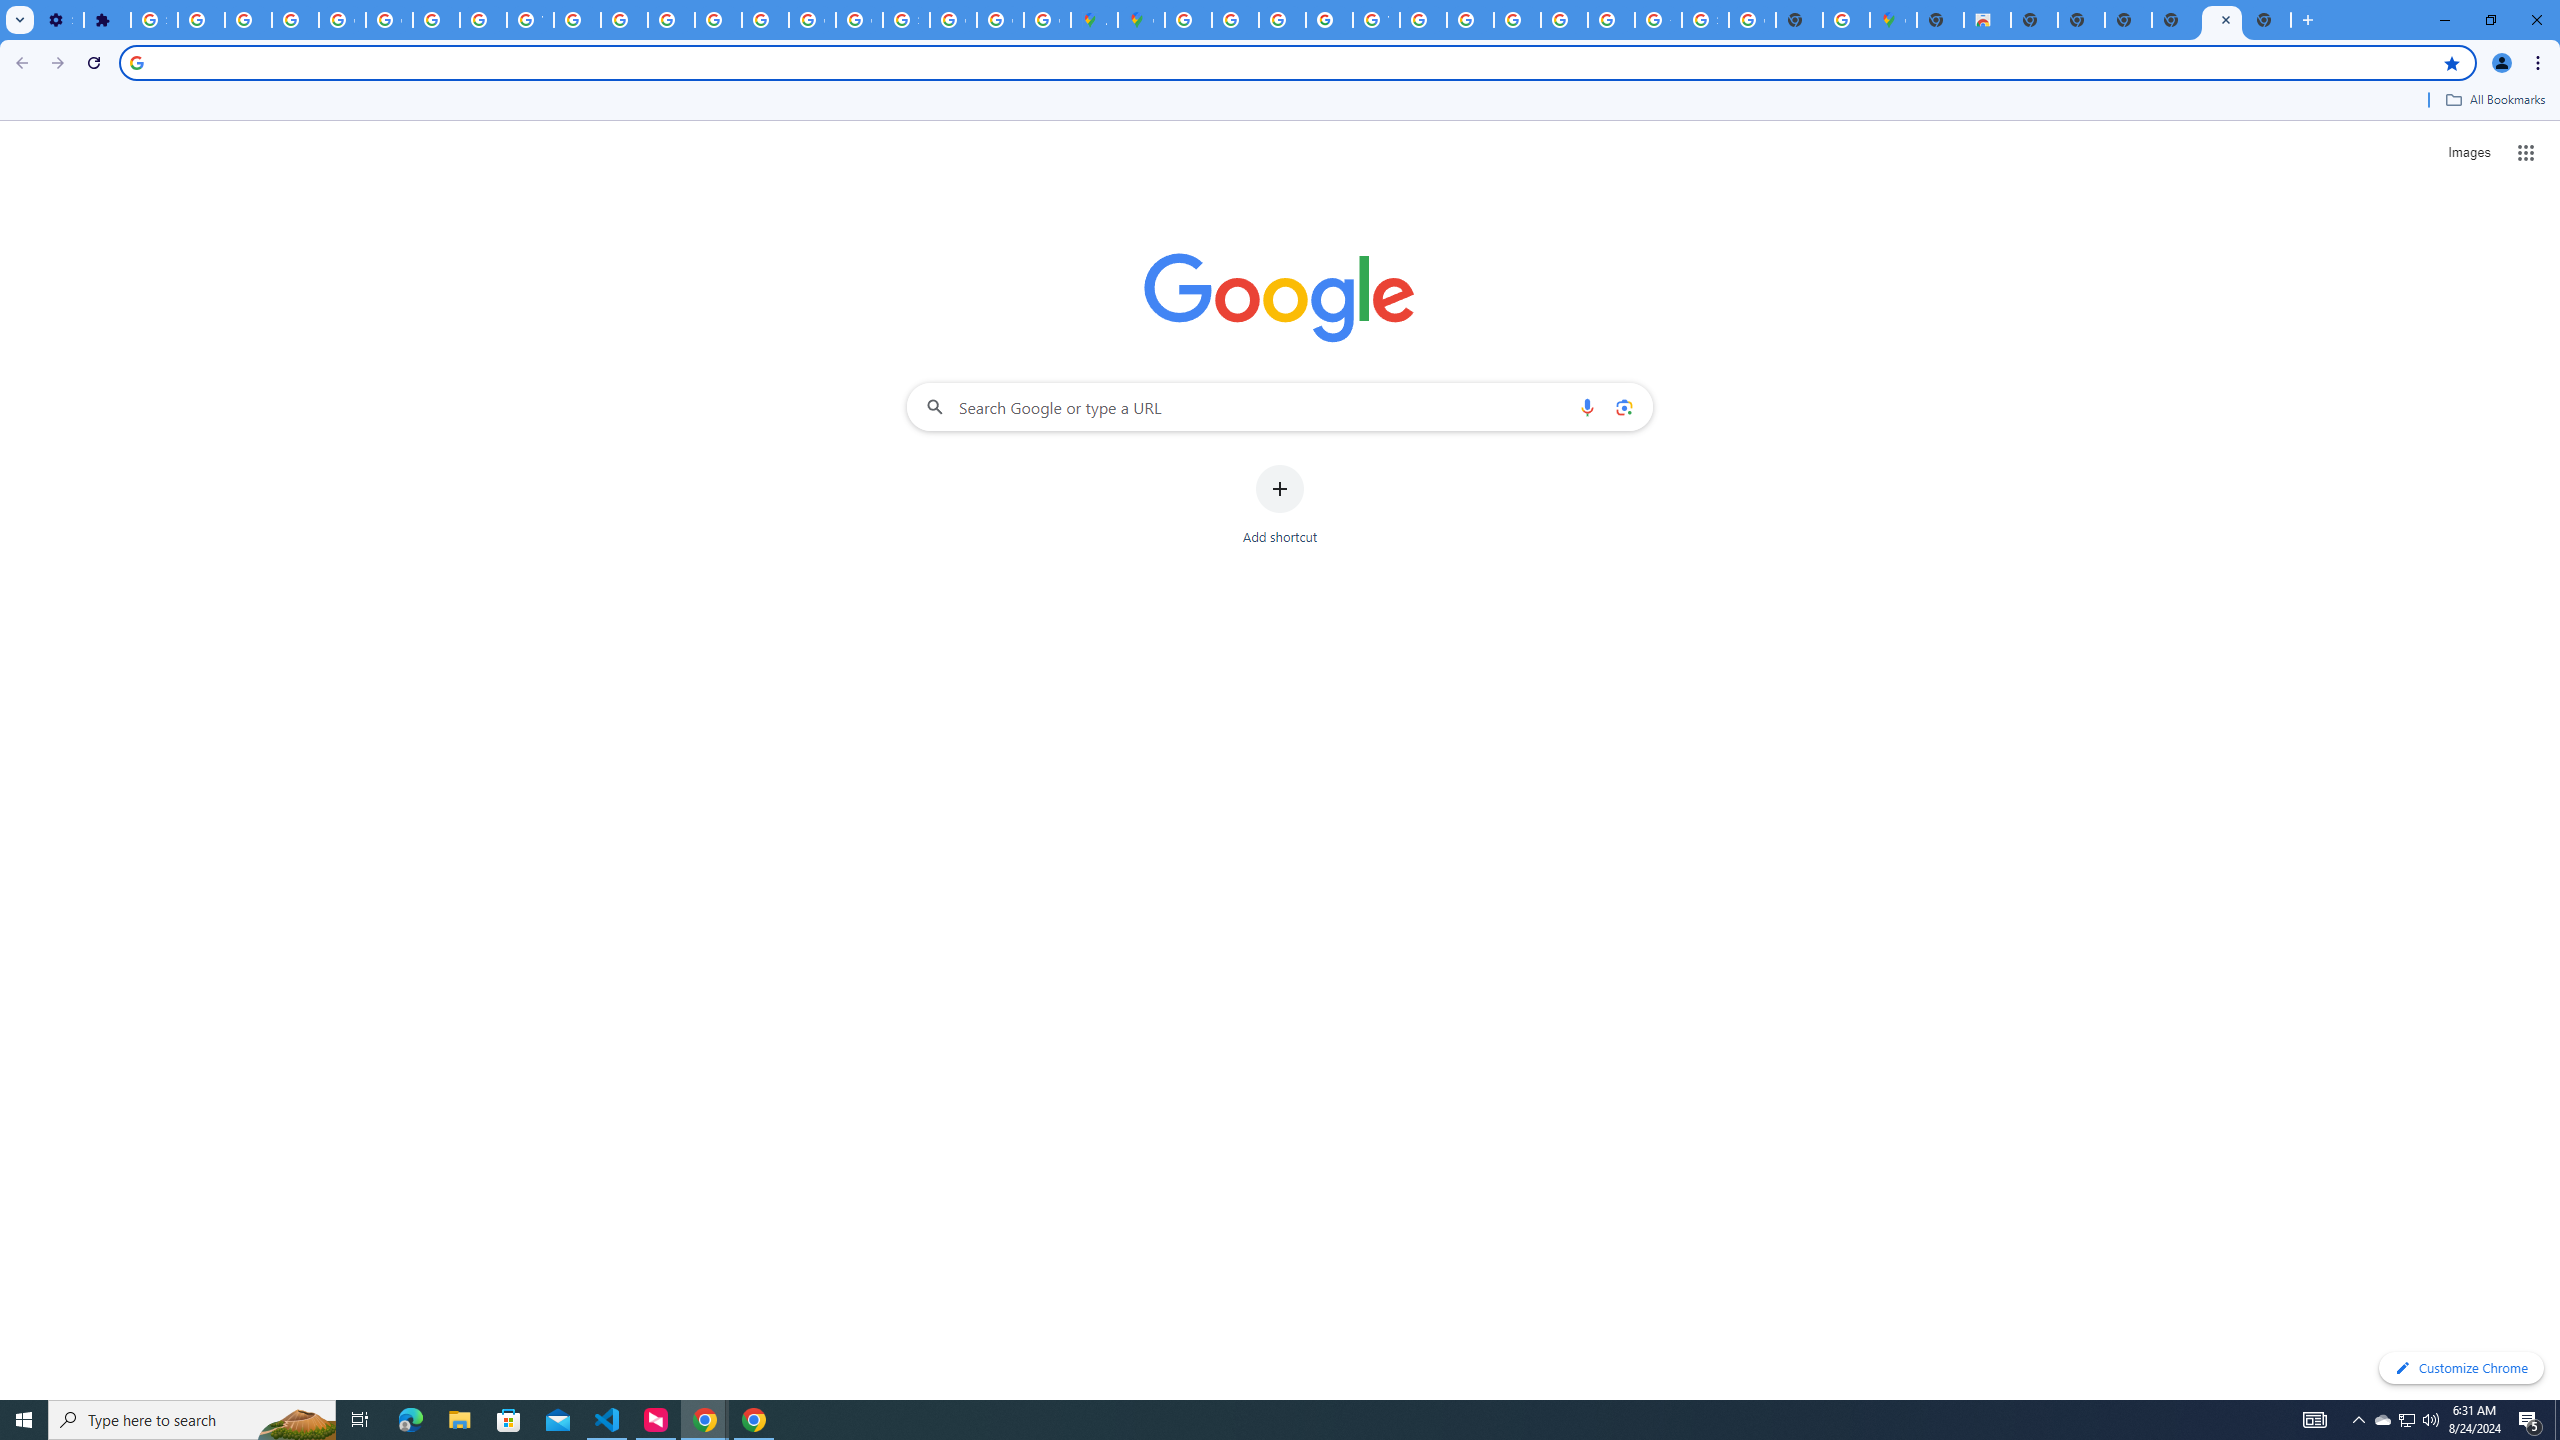 Image resolution: width=2560 pixels, height=1440 pixels. What do you see at coordinates (2461, 1367) in the screenshot?
I see `'Customize Chrome'` at bounding box center [2461, 1367].